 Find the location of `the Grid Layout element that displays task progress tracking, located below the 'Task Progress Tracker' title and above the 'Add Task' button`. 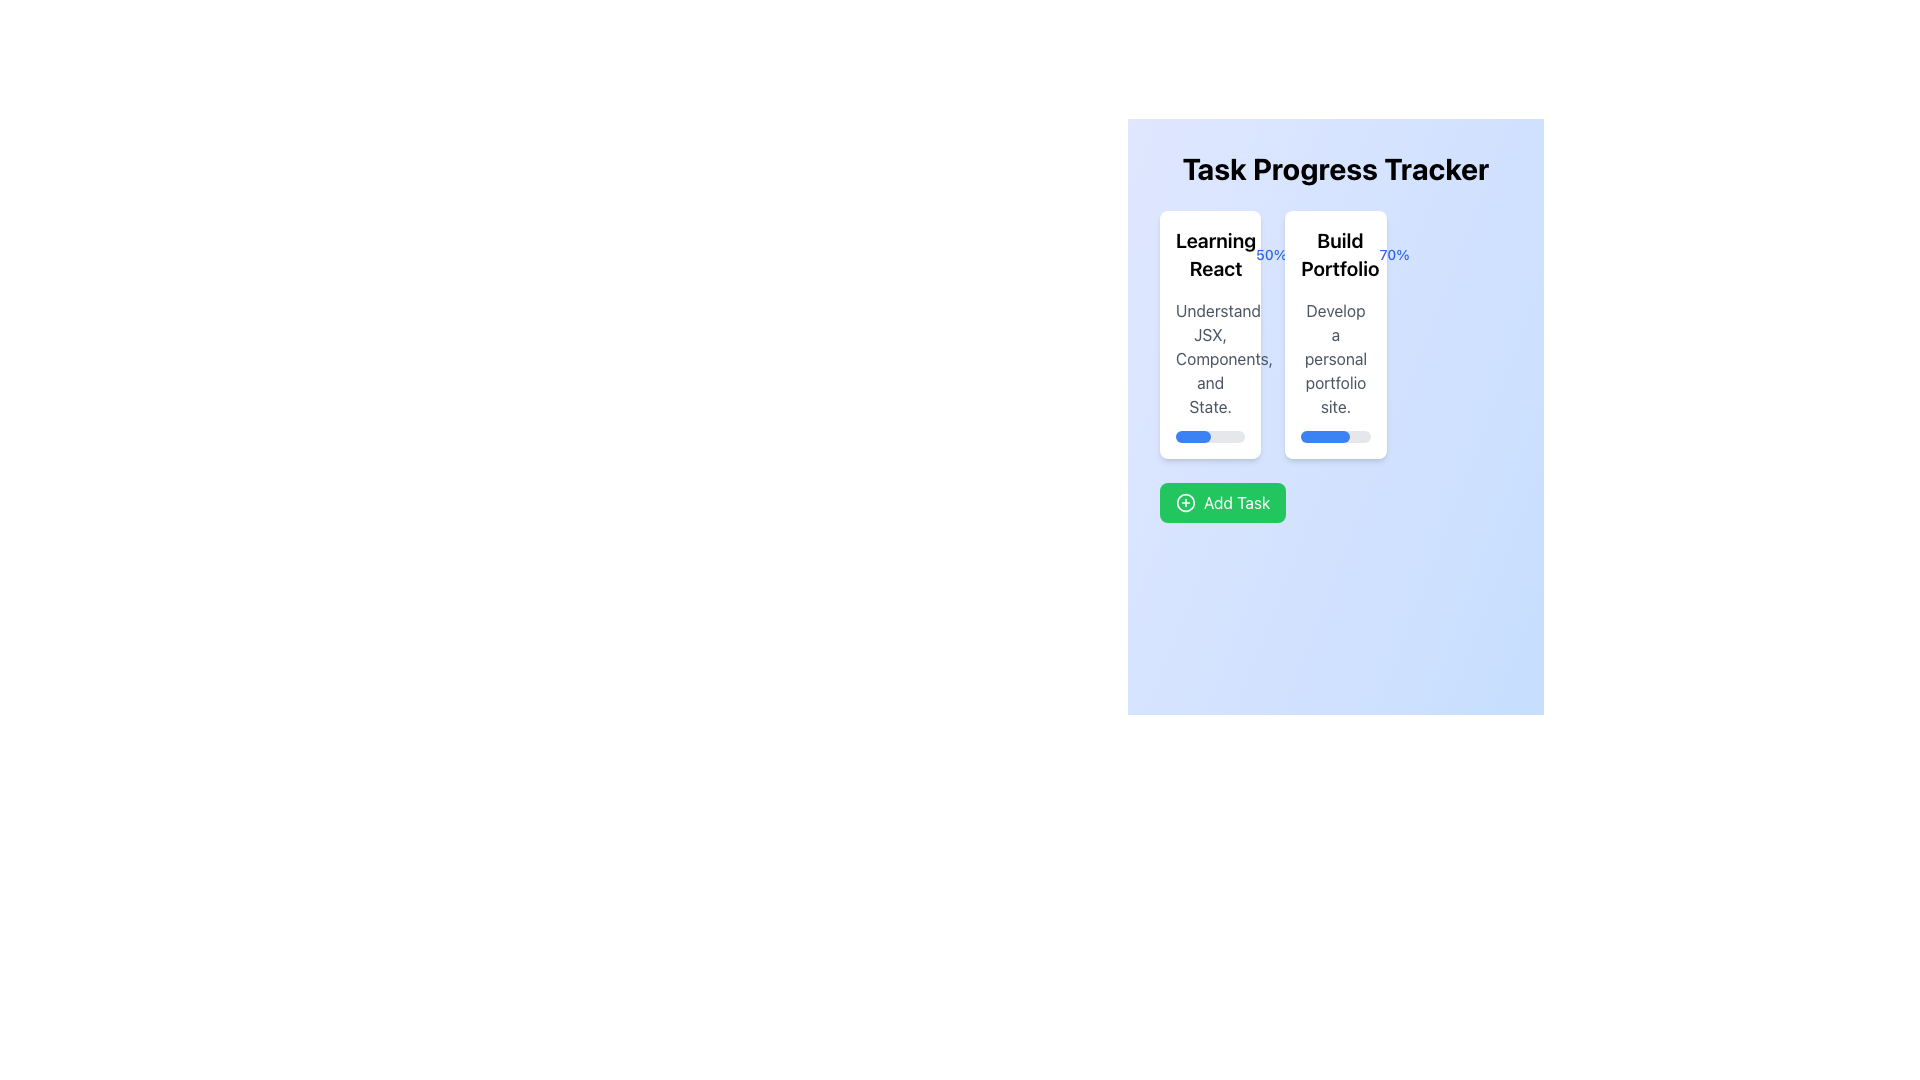

the Grid Layout element that displays task progress tracking, located below the 'Task Progress Tracker' title and above the 'Add Task' button is located at coordinates (1335, 334).